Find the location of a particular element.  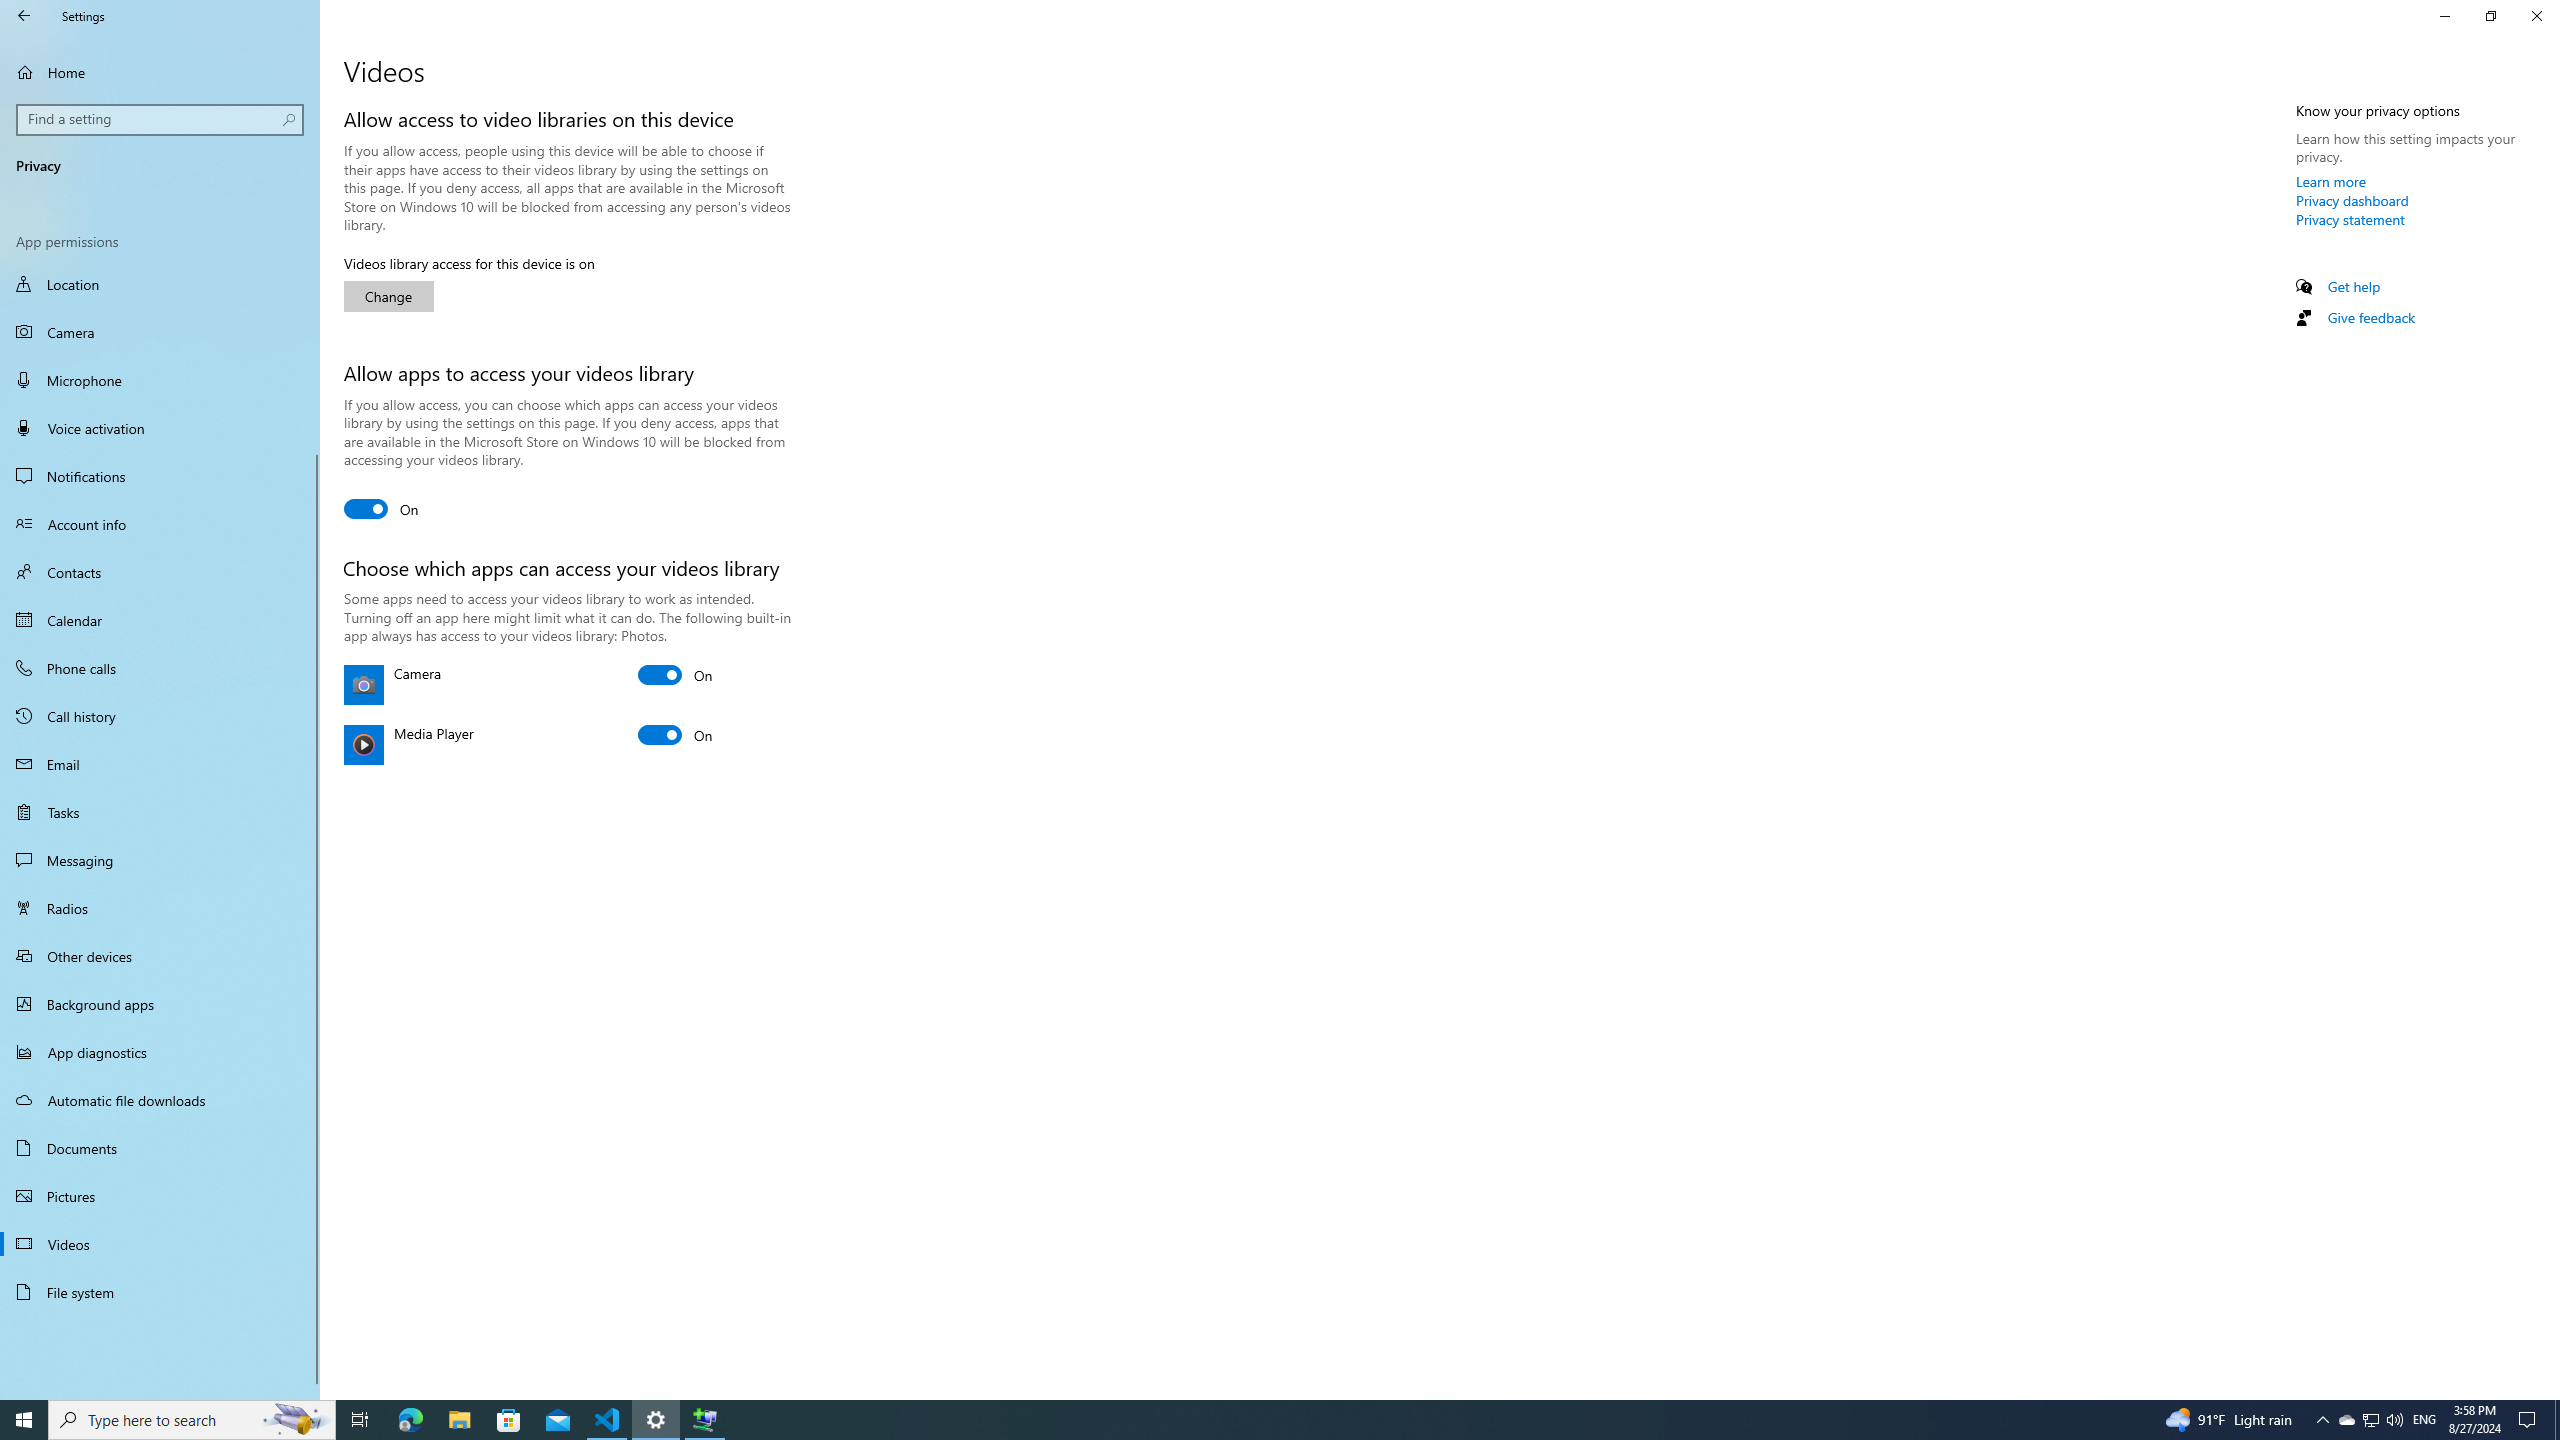

'Location' is located at coordinates (159, 284).